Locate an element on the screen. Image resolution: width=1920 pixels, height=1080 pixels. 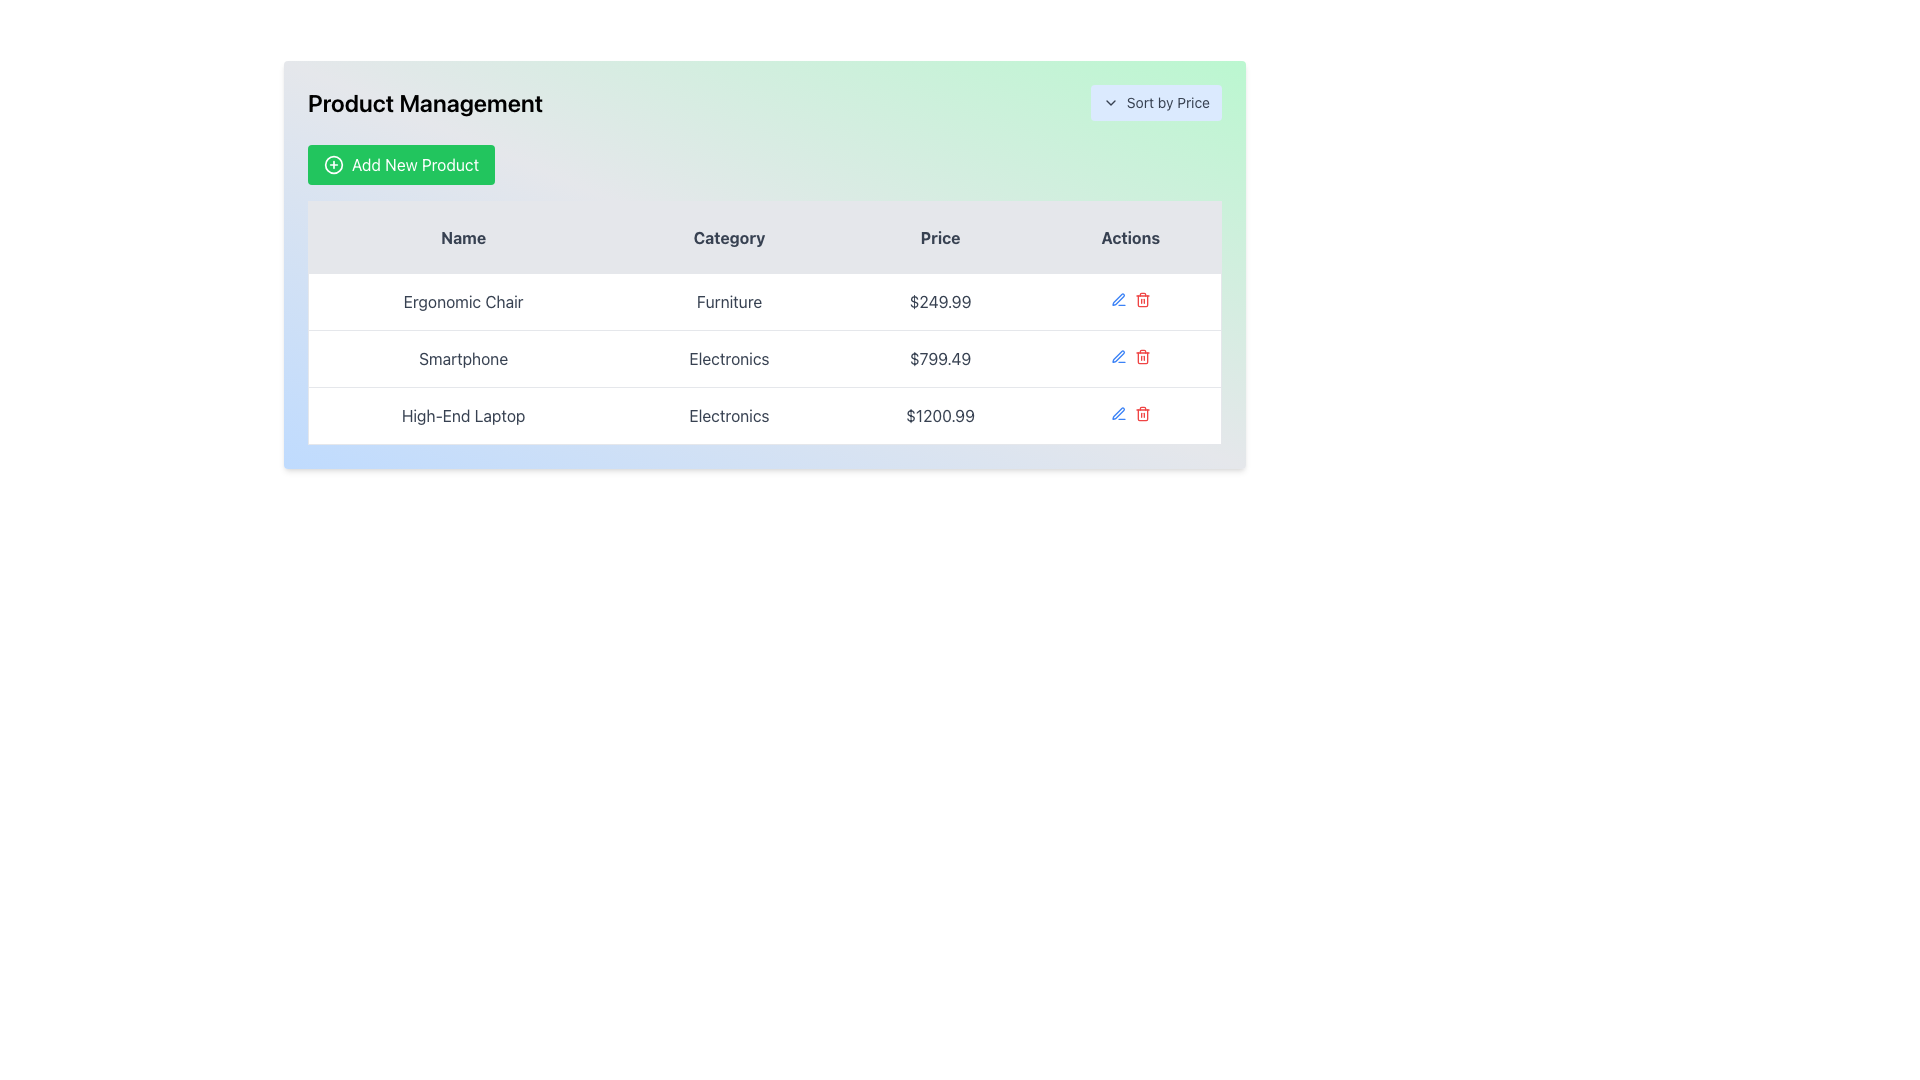
the interactive edit icon, which is a pen symbol located in the second row of the table under the 'Actions' column is located at coordinates (1117, 300).